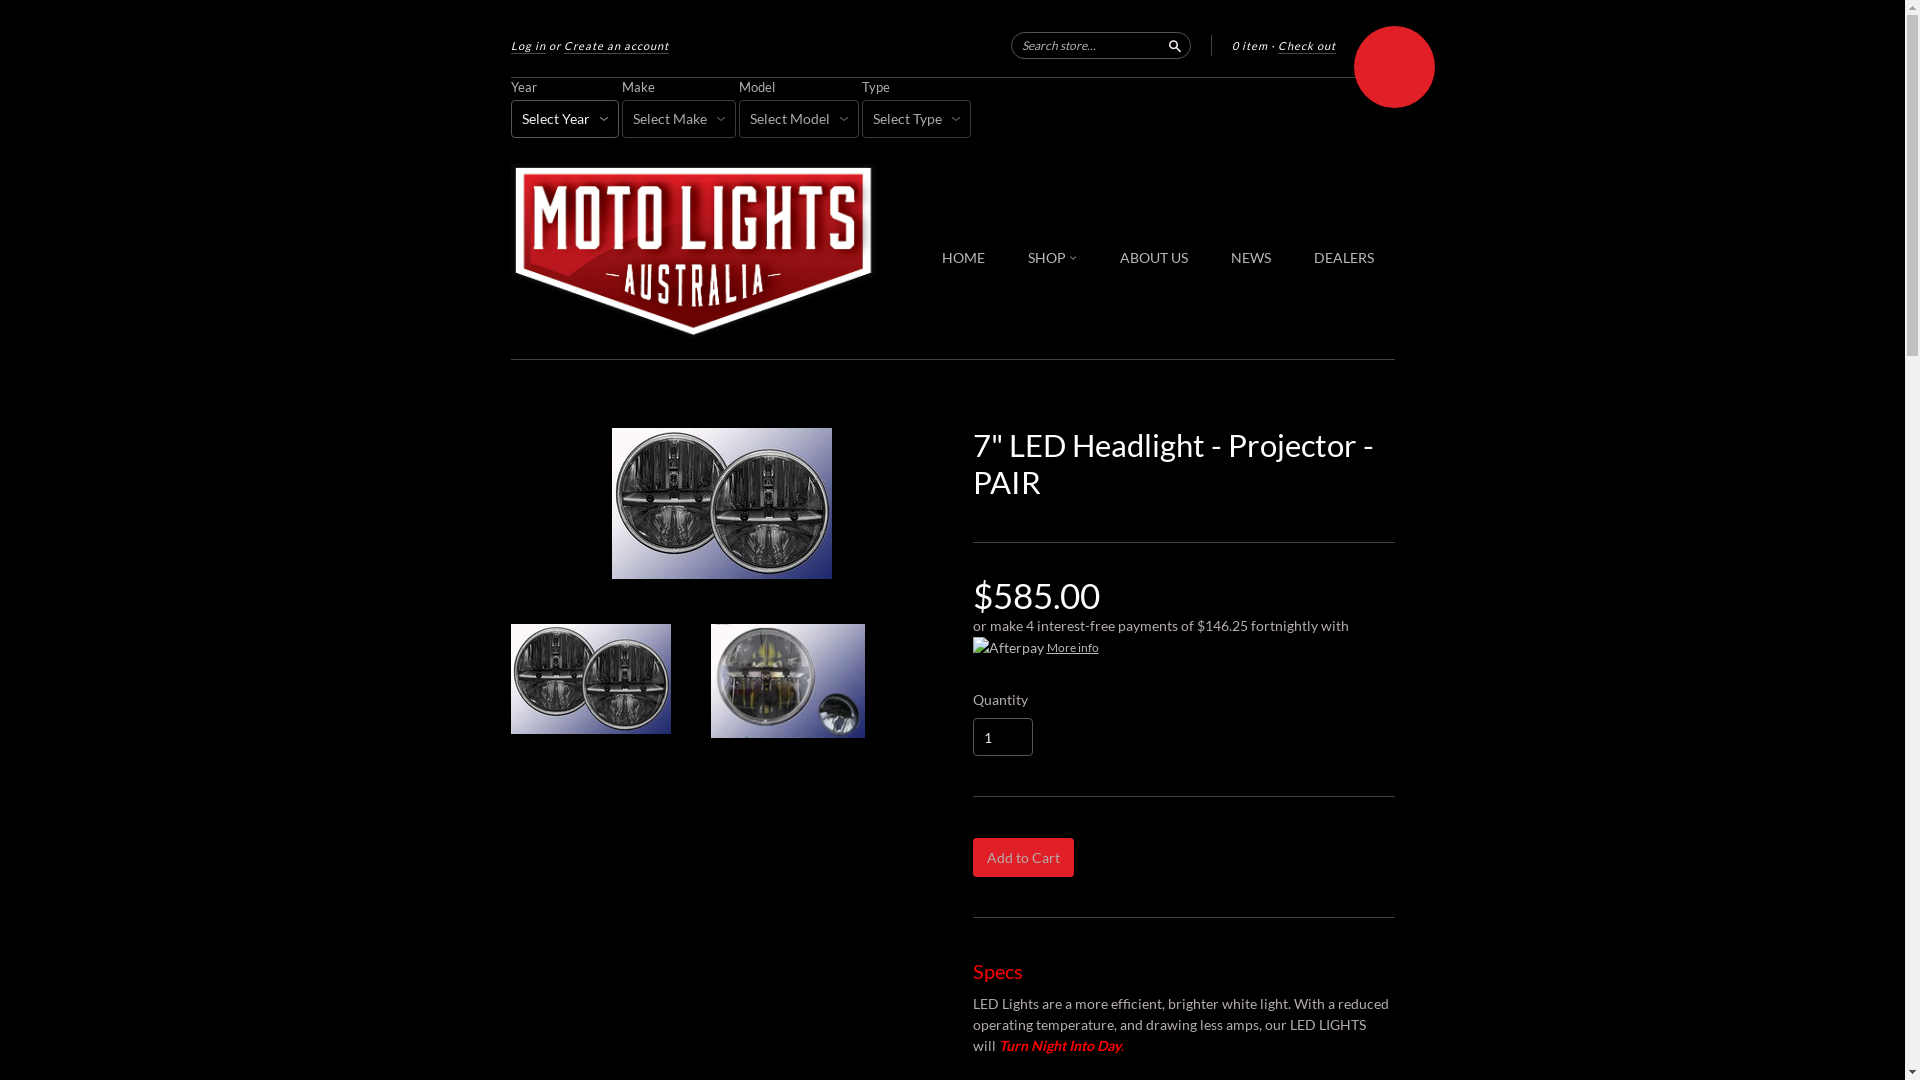  What do you see at coordinates (1022, 856) in the screenshot?
I see `'Add to Cart'` at bounding box center [1022, 856].